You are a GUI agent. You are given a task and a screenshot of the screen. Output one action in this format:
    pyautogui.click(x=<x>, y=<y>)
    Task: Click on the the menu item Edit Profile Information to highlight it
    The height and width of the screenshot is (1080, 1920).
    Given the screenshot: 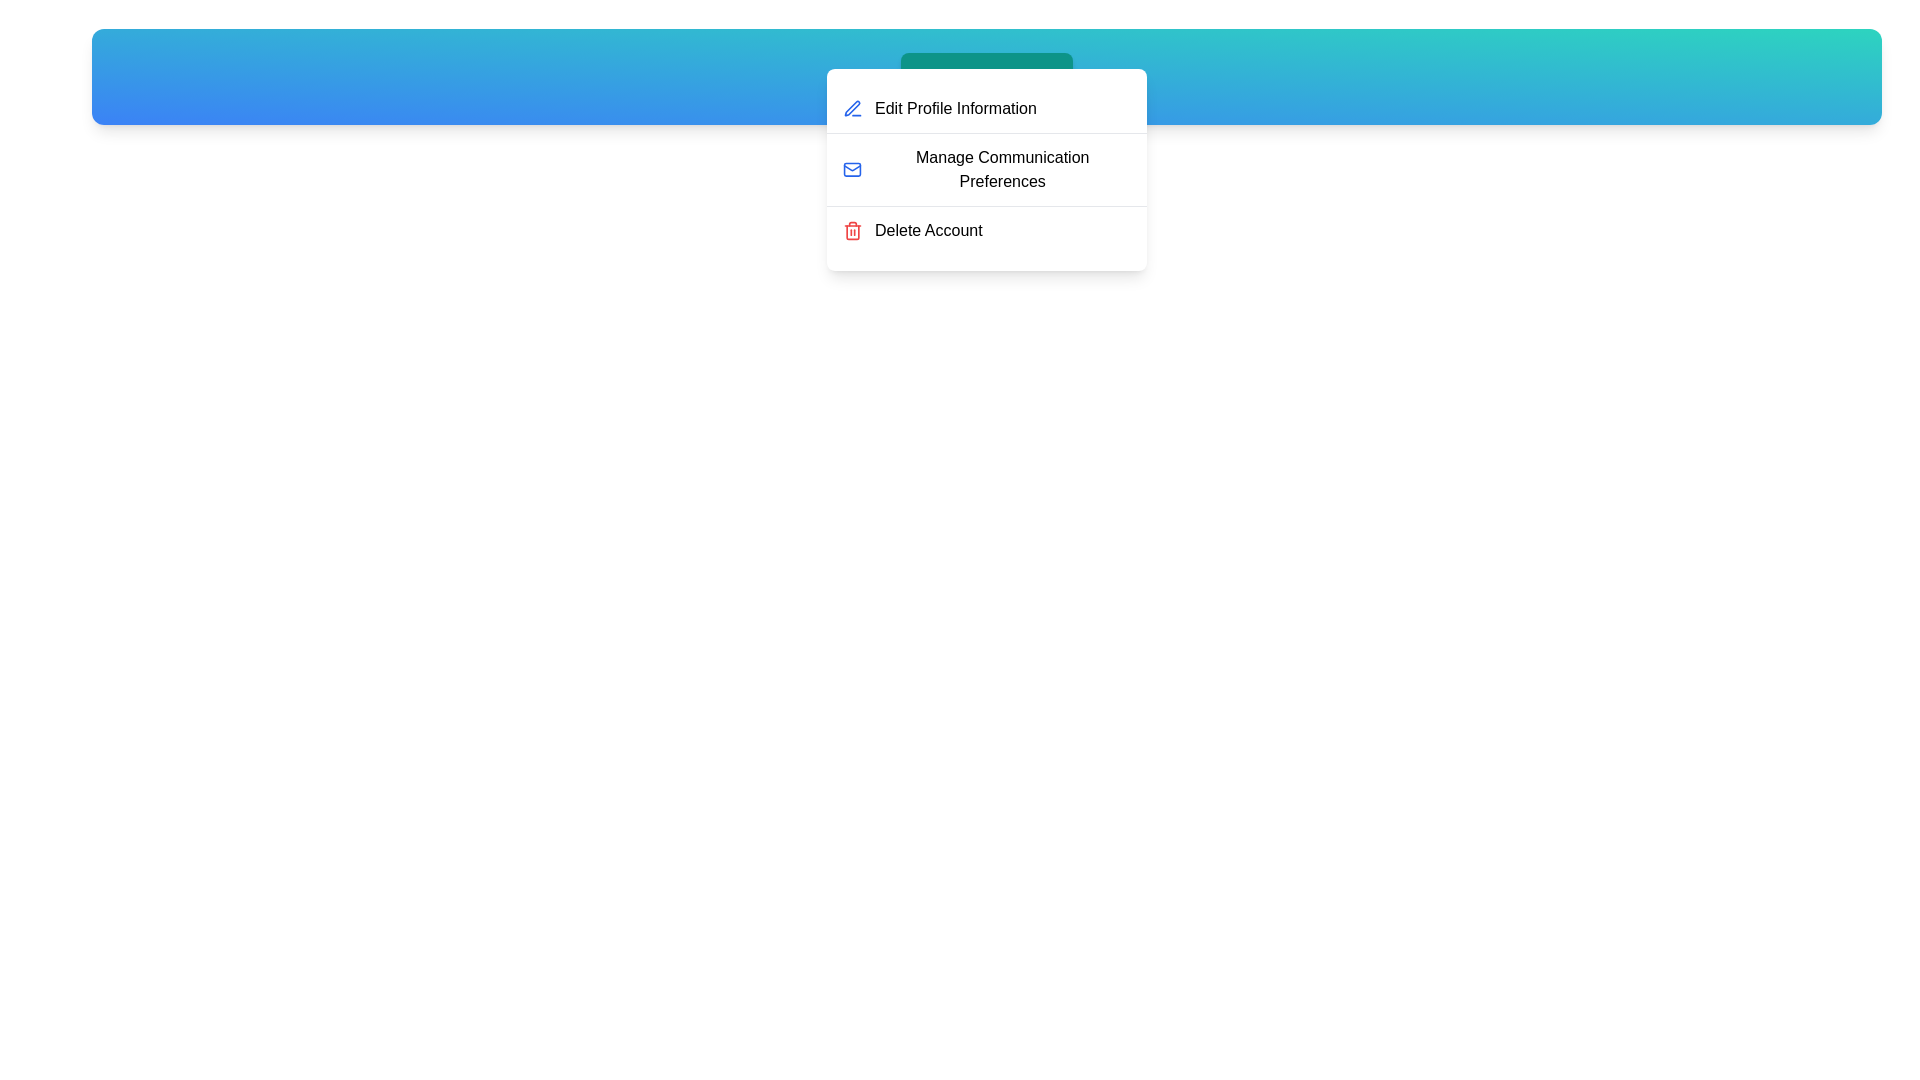 What is the action you would take?
    pyautogui.click(x=987, y=108)
    